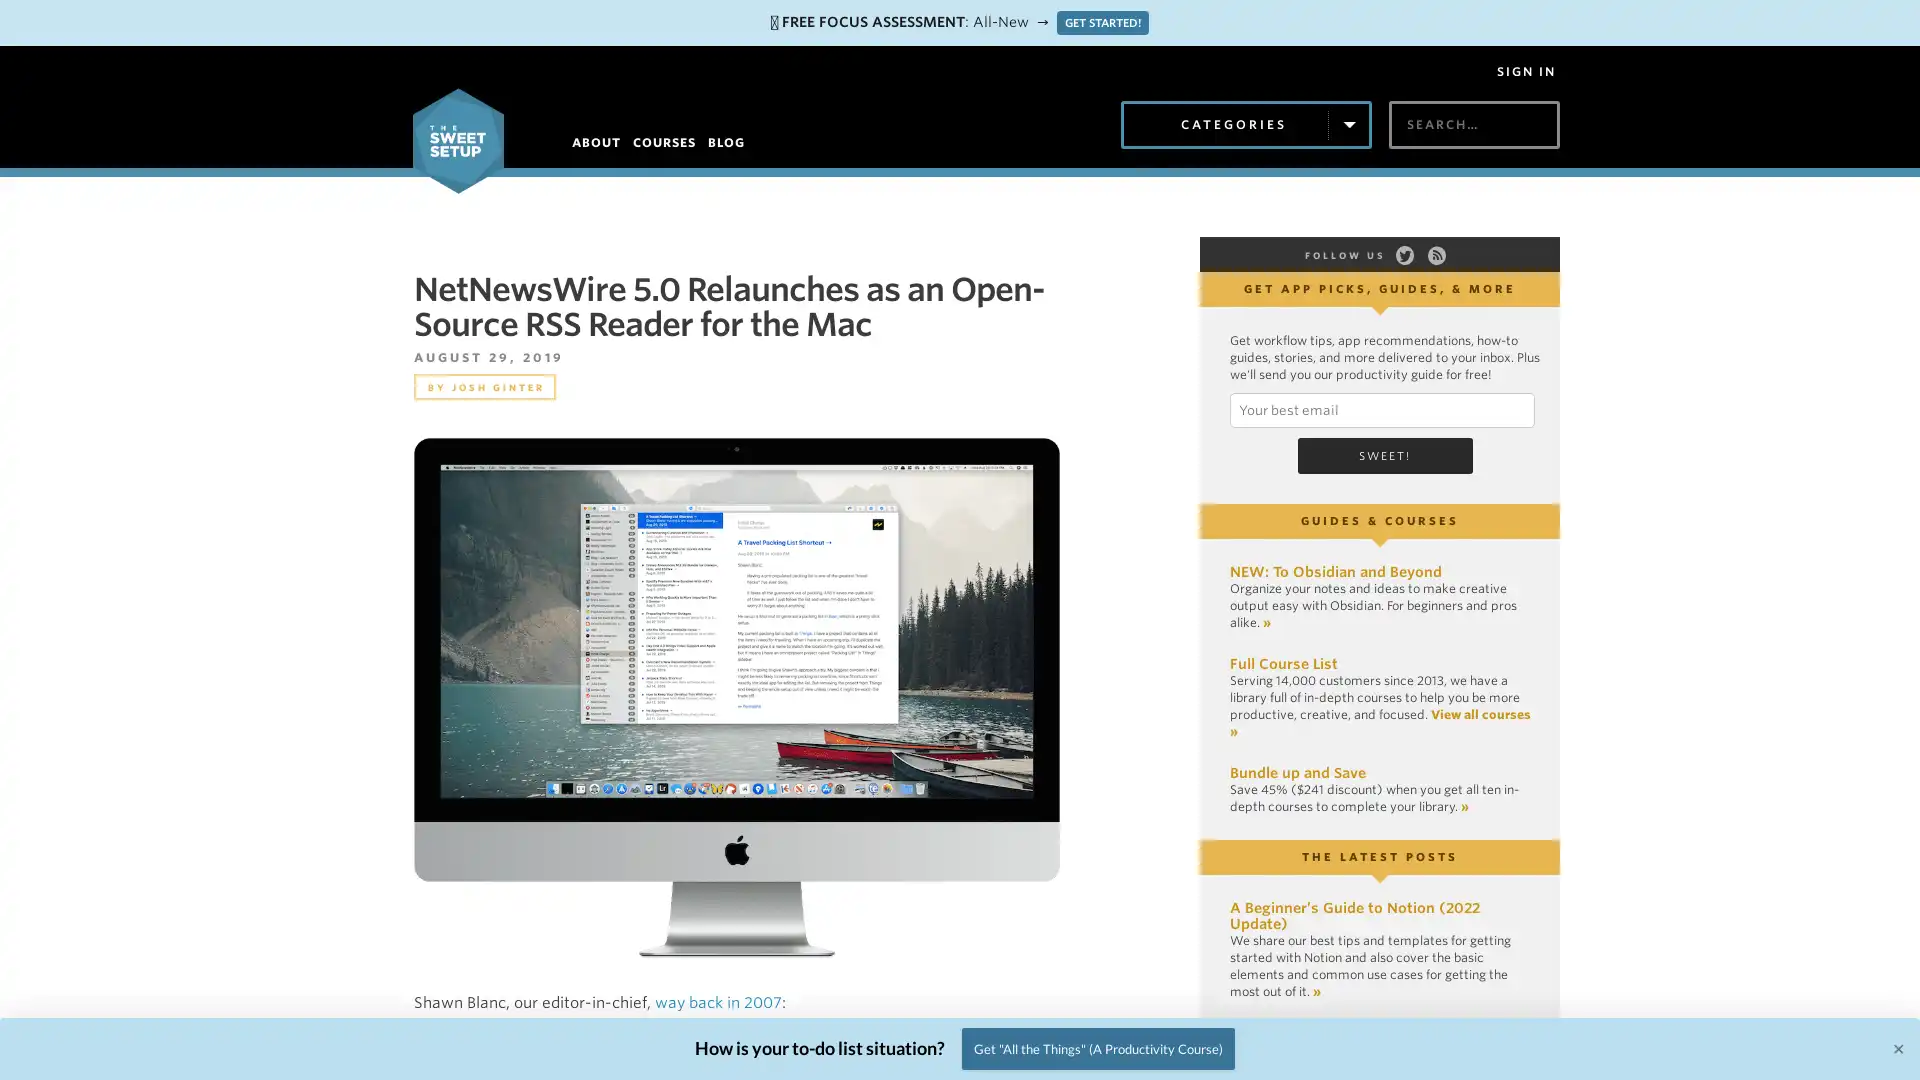 This screenshot has width=1920, height=1080. What do you see at coordinates (1097, 1047) in the screenshot?
I see `Get "All the Things" (A Productivity Course)` at bounding box center [1097, 1047].